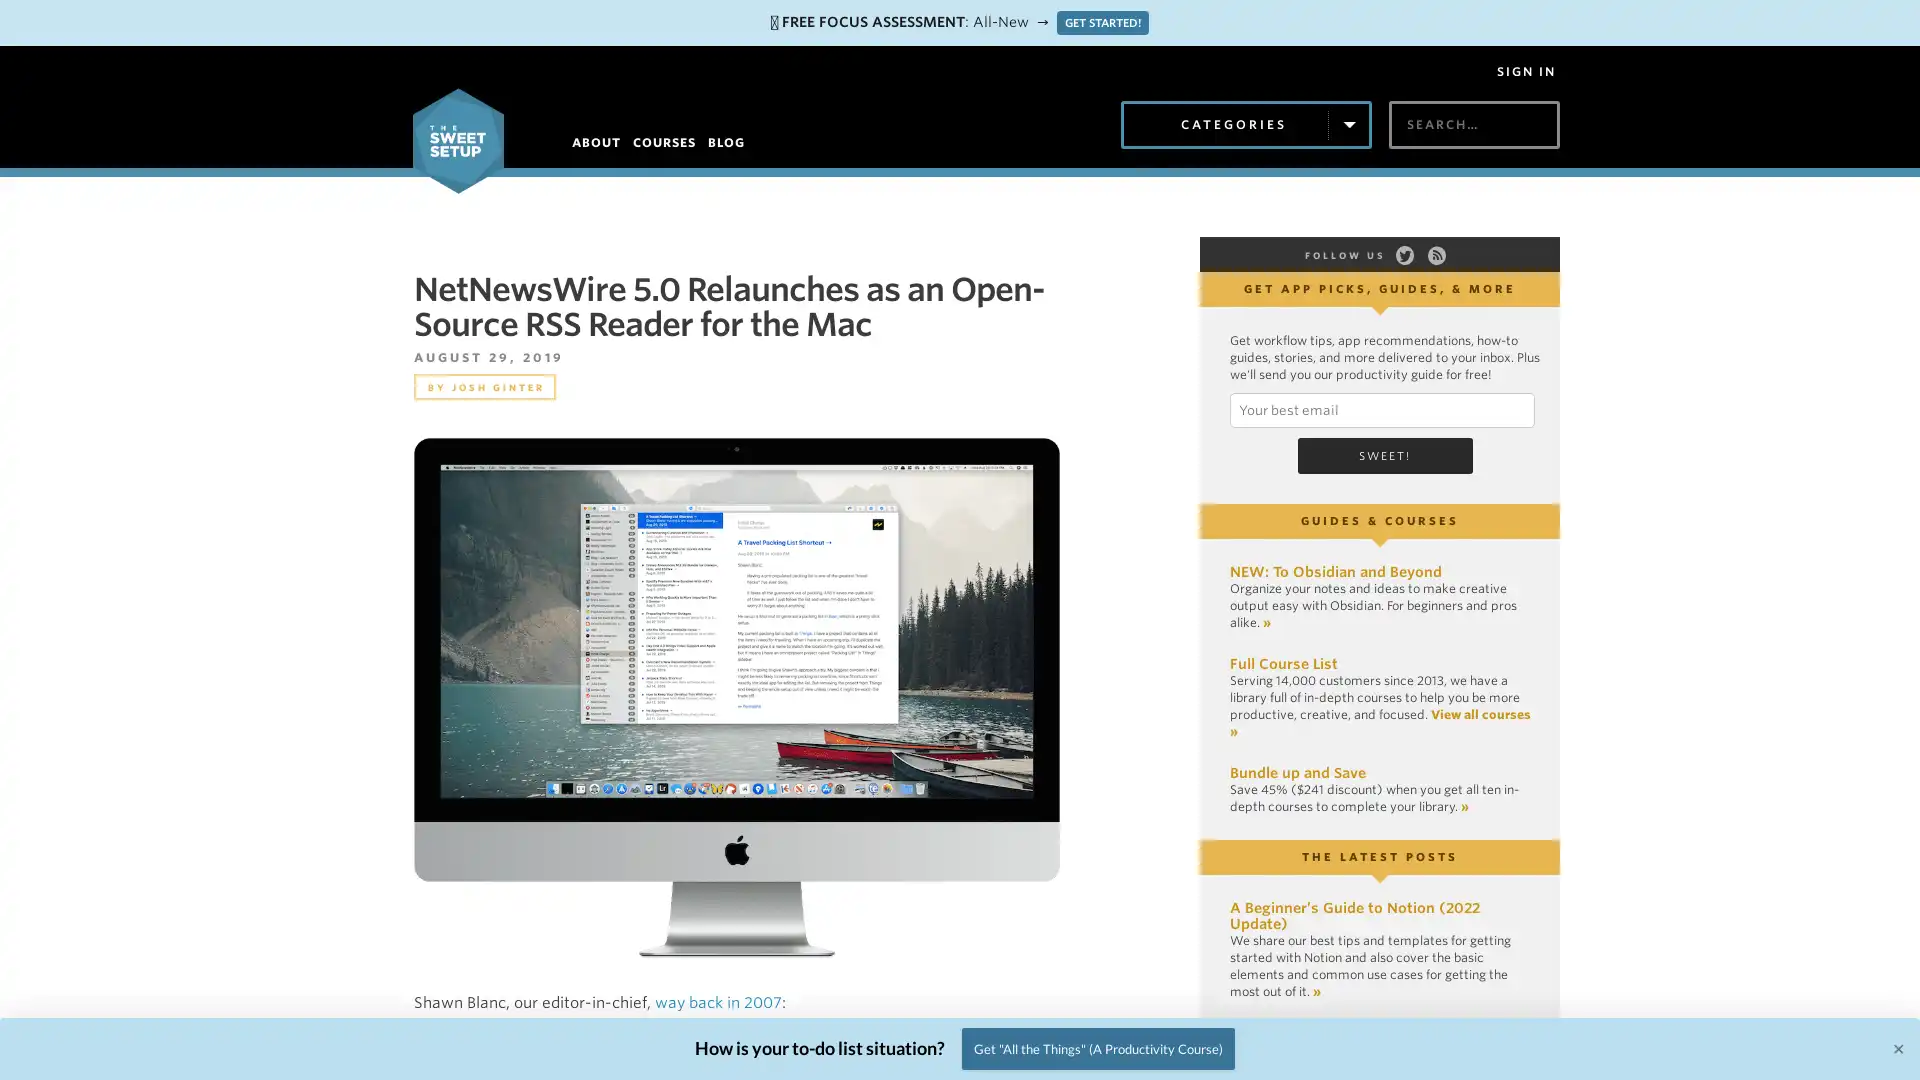 This screenshot has width=1920, height=1080. What do you see at coordinates (1097, 1047) in the screenshot?
I see `Get "All the Things" (A Productivity Course)` at bounding box center [1097, 1047].